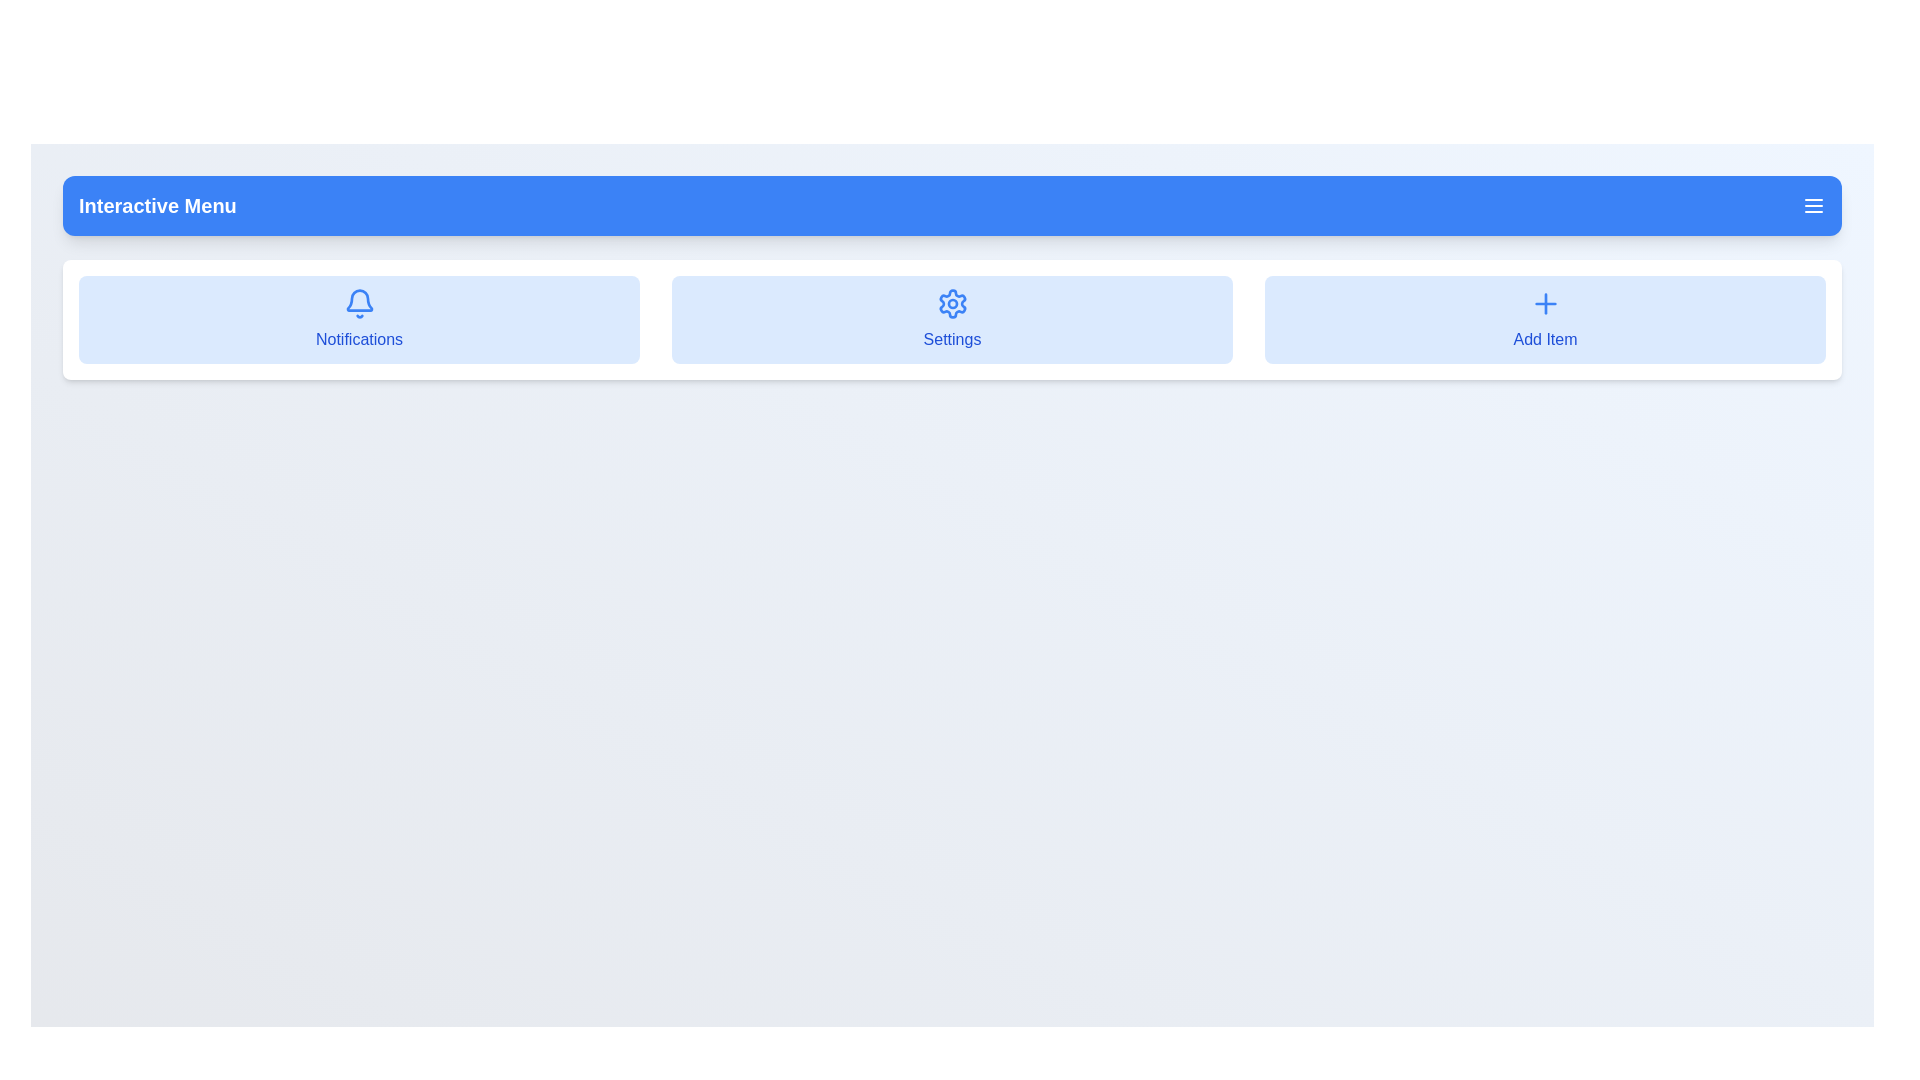  What do you see at coordinates (359, 319) in the screenshot?
I see `the menu item Notifications` at bounding box center [359, 319].